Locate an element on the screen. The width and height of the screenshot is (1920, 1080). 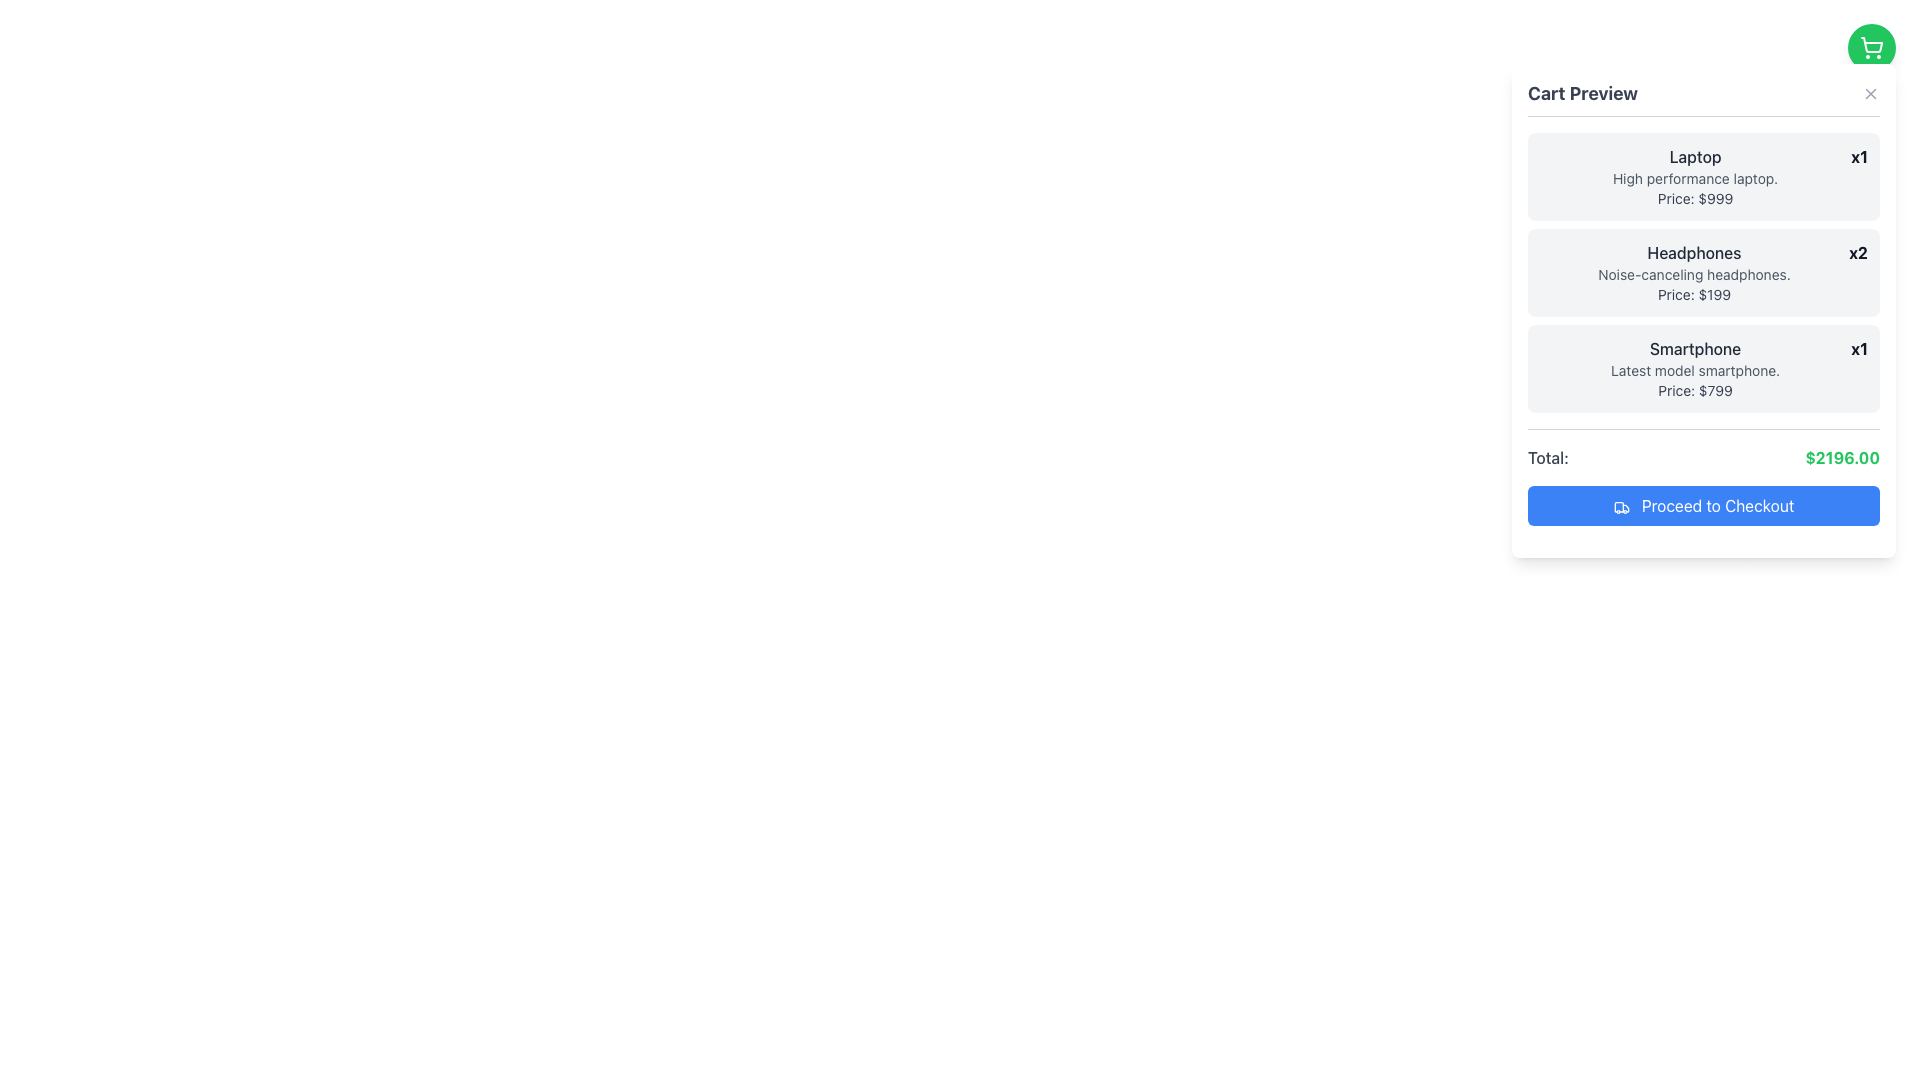
the 'Headphones' text label, which is displayed in medium-sized, bold, dark gray font within the cart preview panel is located at coordinates (1693, 252).